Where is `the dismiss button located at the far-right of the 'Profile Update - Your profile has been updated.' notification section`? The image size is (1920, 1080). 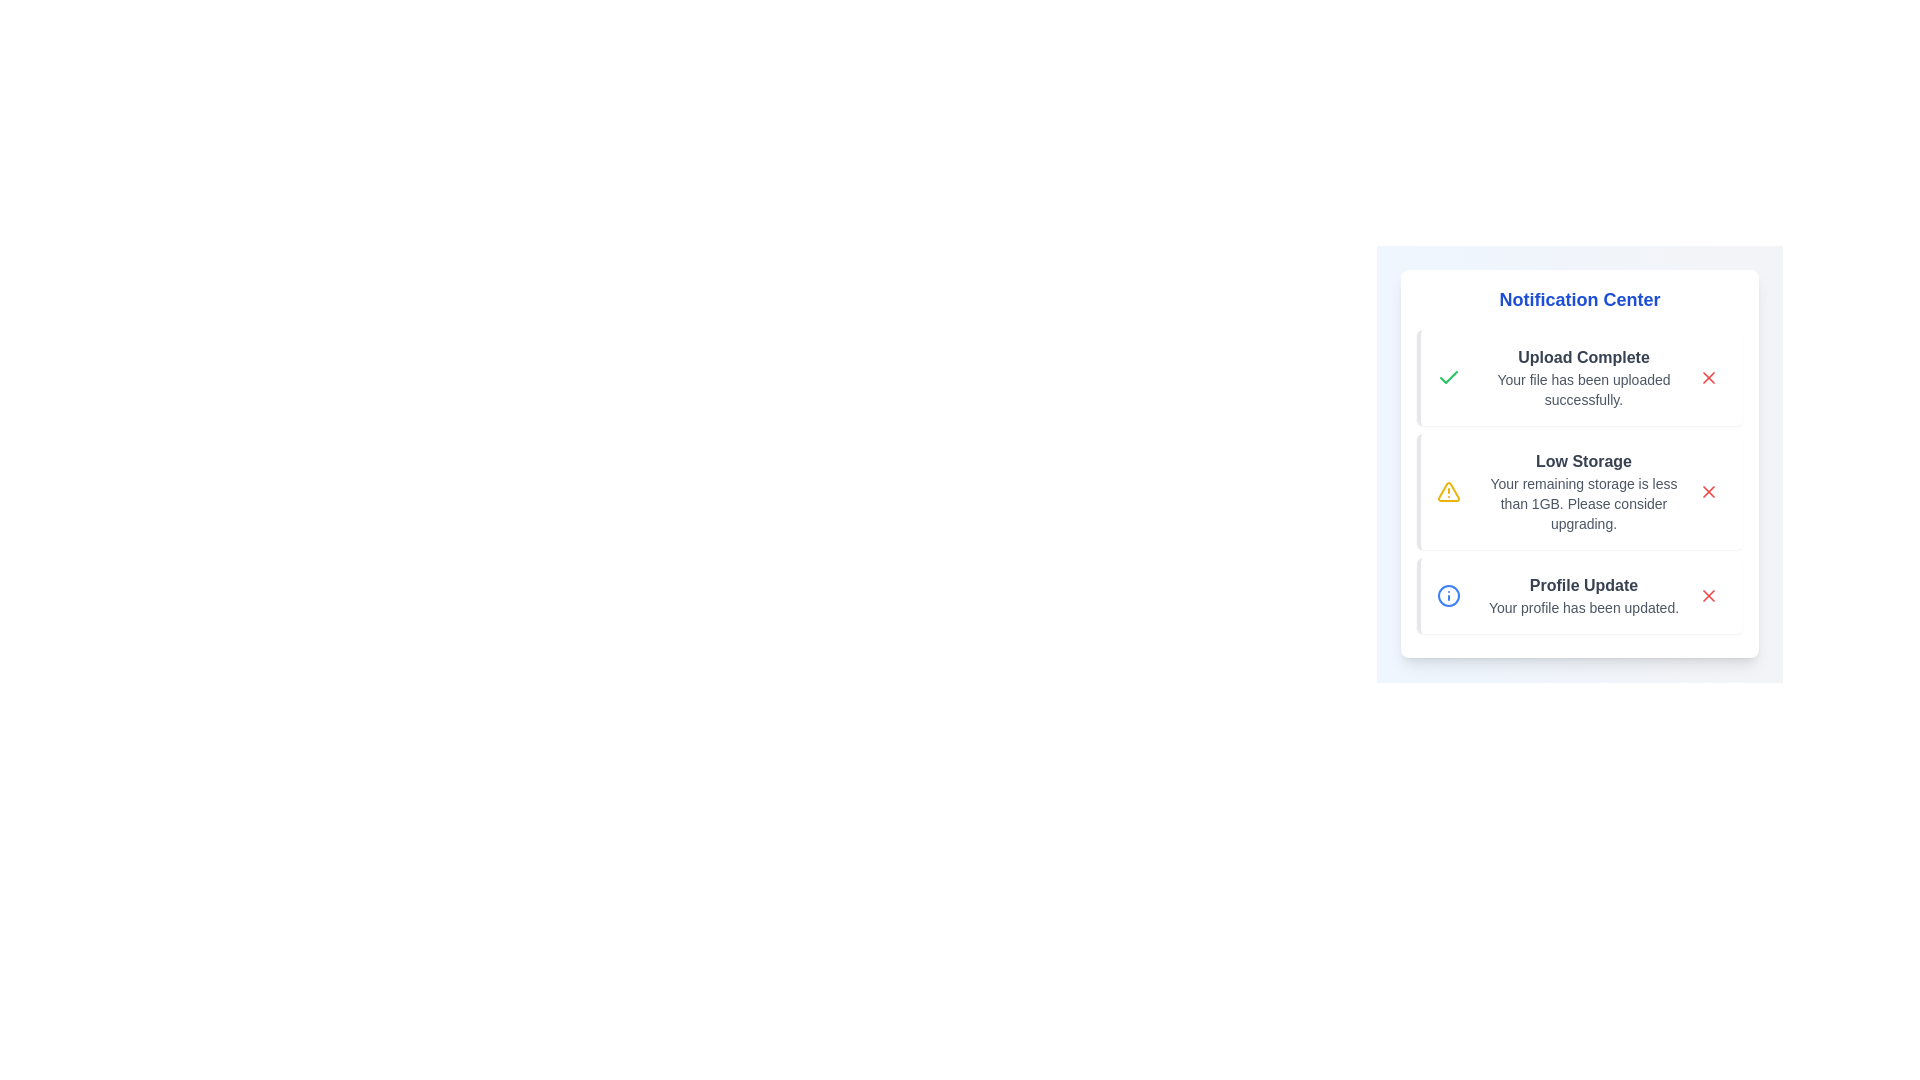 the dismiss button located at the far-right of the 'Profile Update - Your profile has been updated.' notification section is located at coordinates (1707, 595).